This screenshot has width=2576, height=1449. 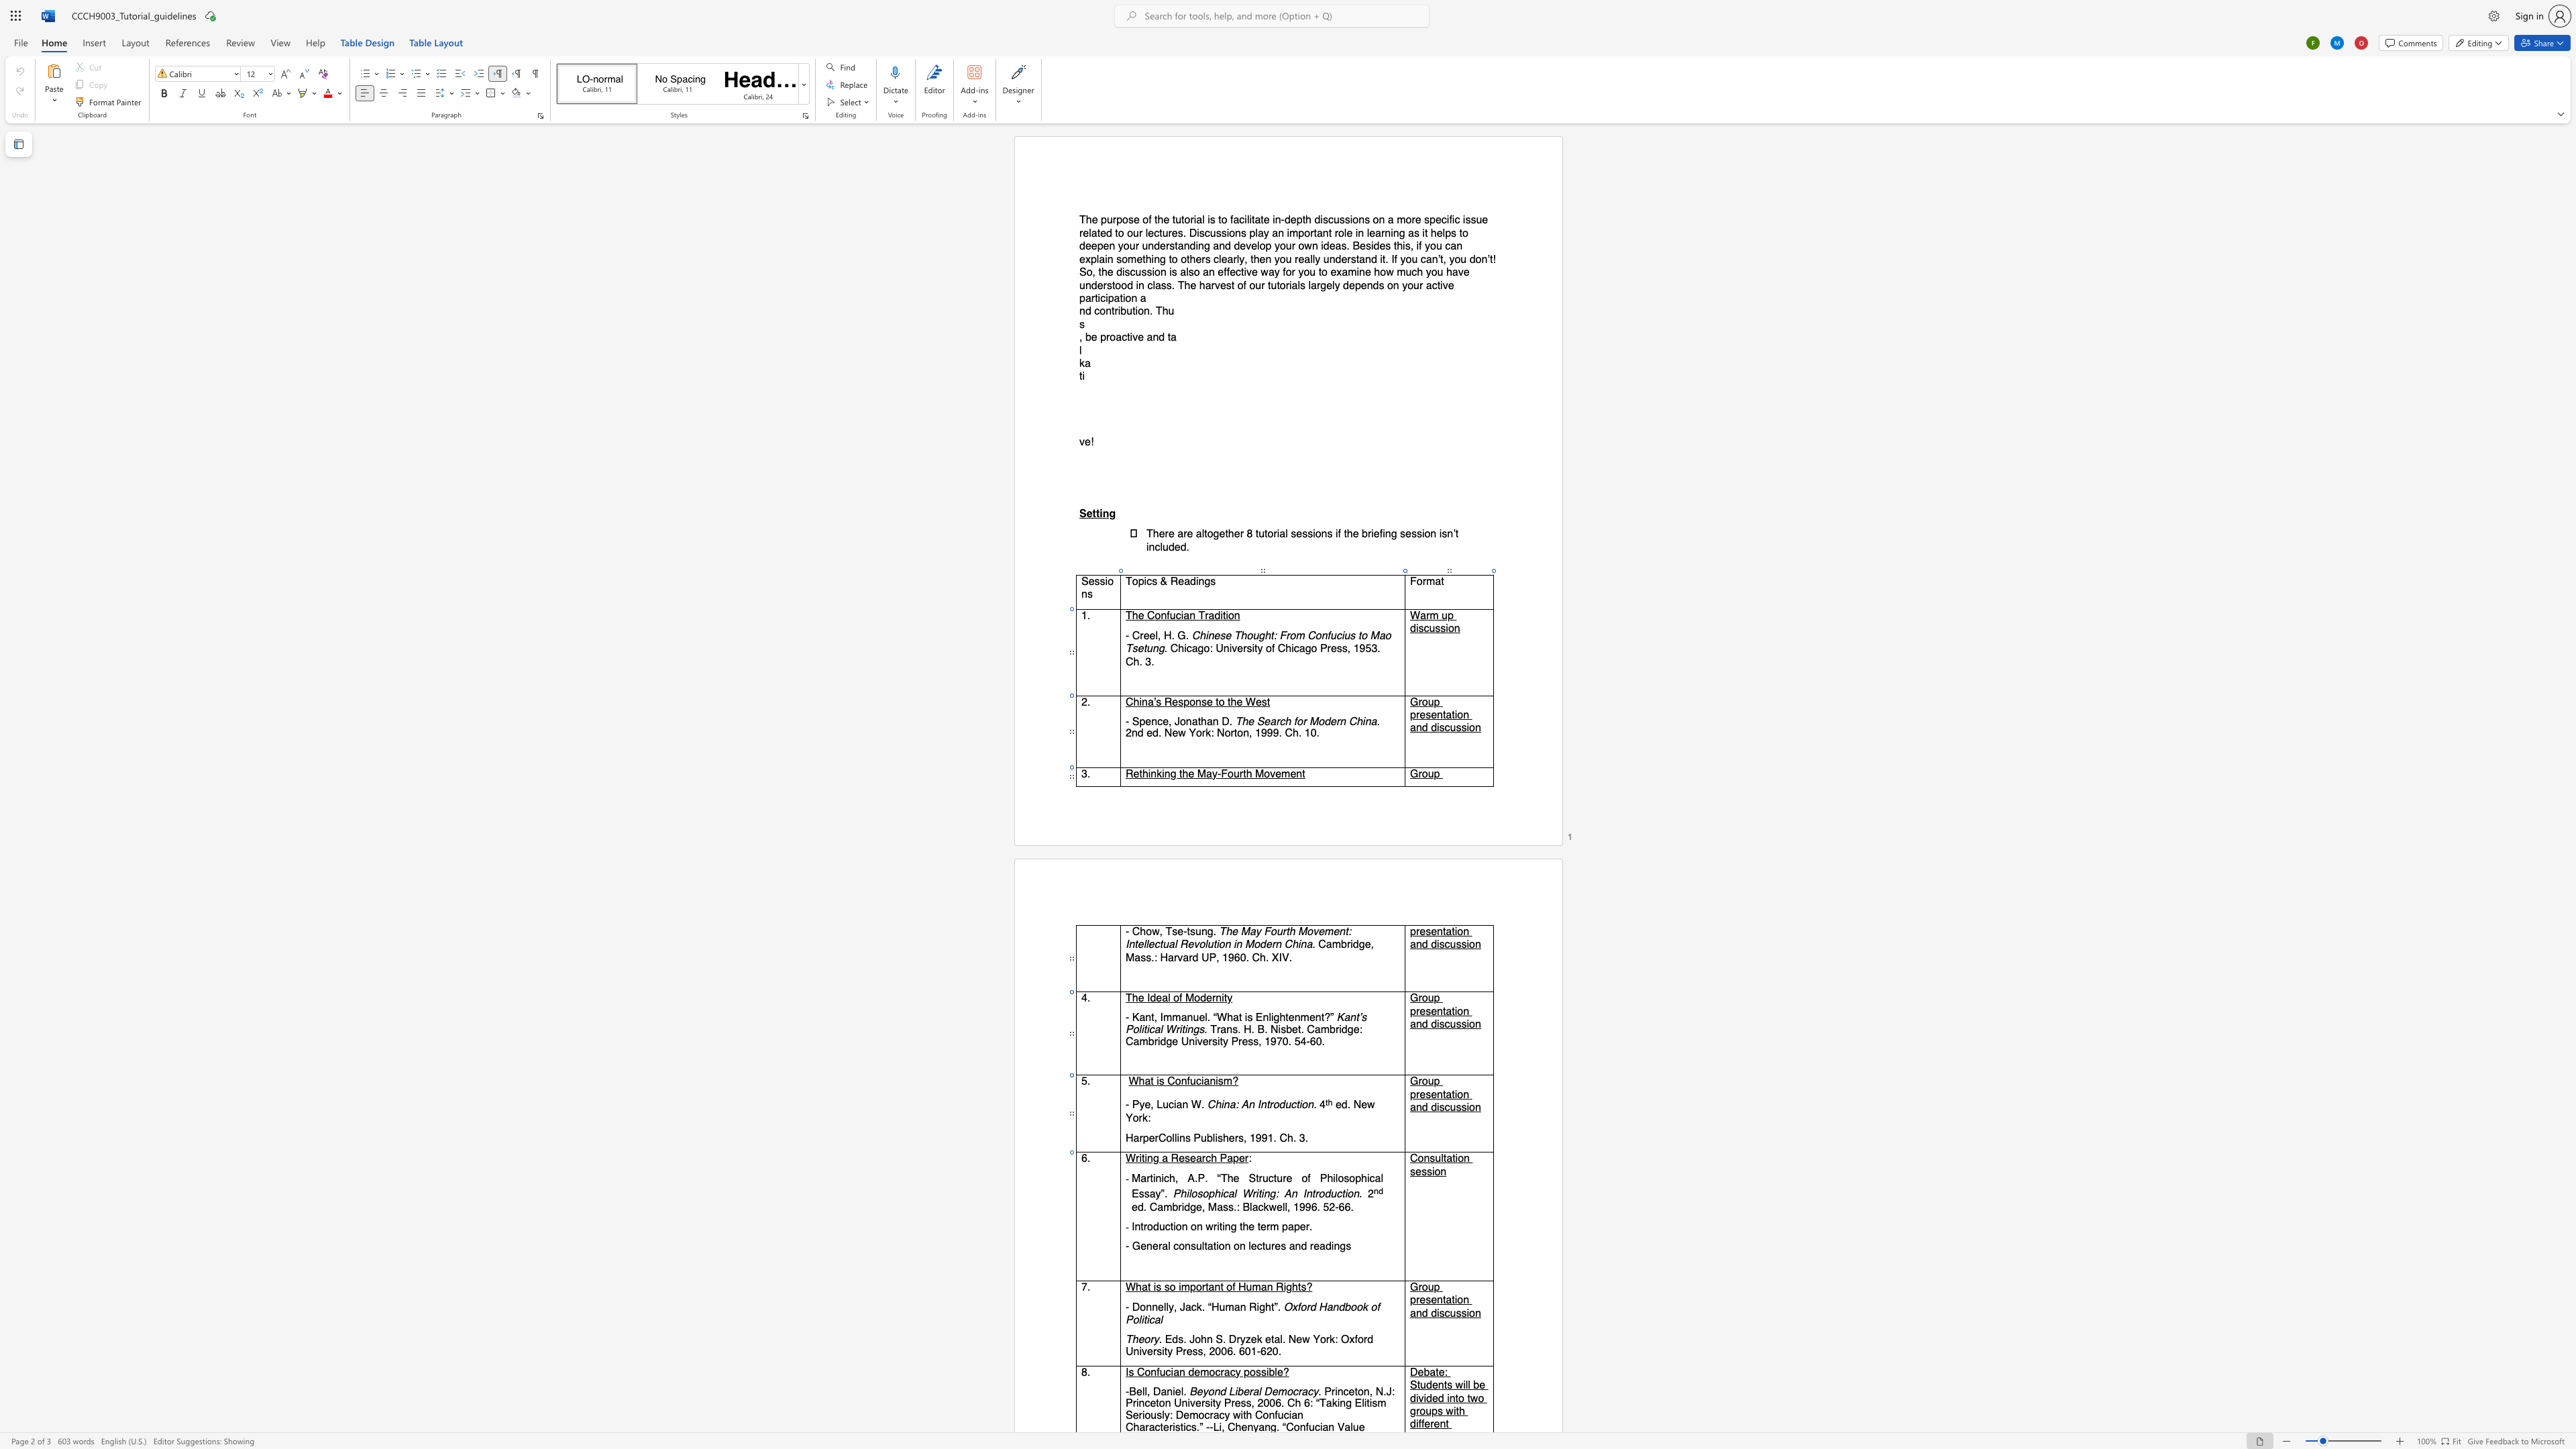 I want to click on the 1th character "r" in the text, so click(x=1140, y=1137).